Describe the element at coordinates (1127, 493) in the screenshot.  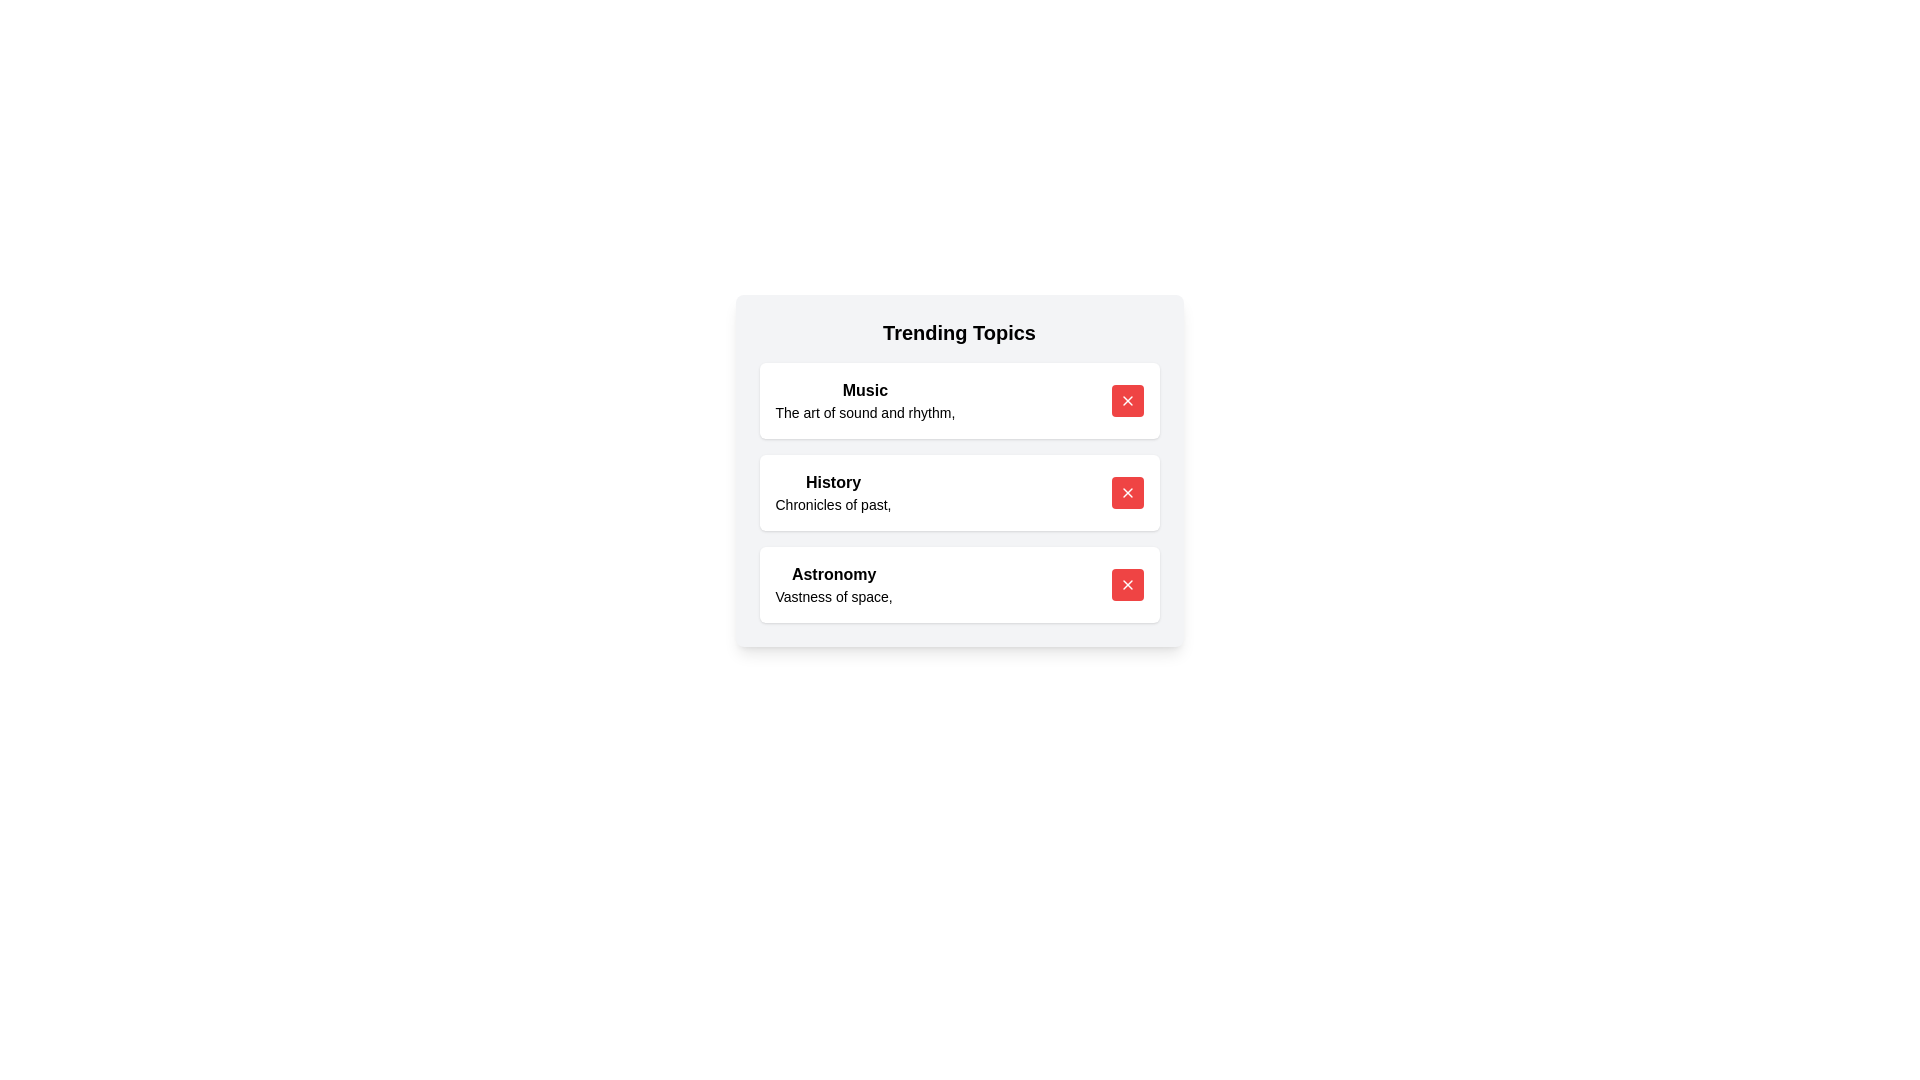
I see `remove button next to the topic History to delete it` at that location.